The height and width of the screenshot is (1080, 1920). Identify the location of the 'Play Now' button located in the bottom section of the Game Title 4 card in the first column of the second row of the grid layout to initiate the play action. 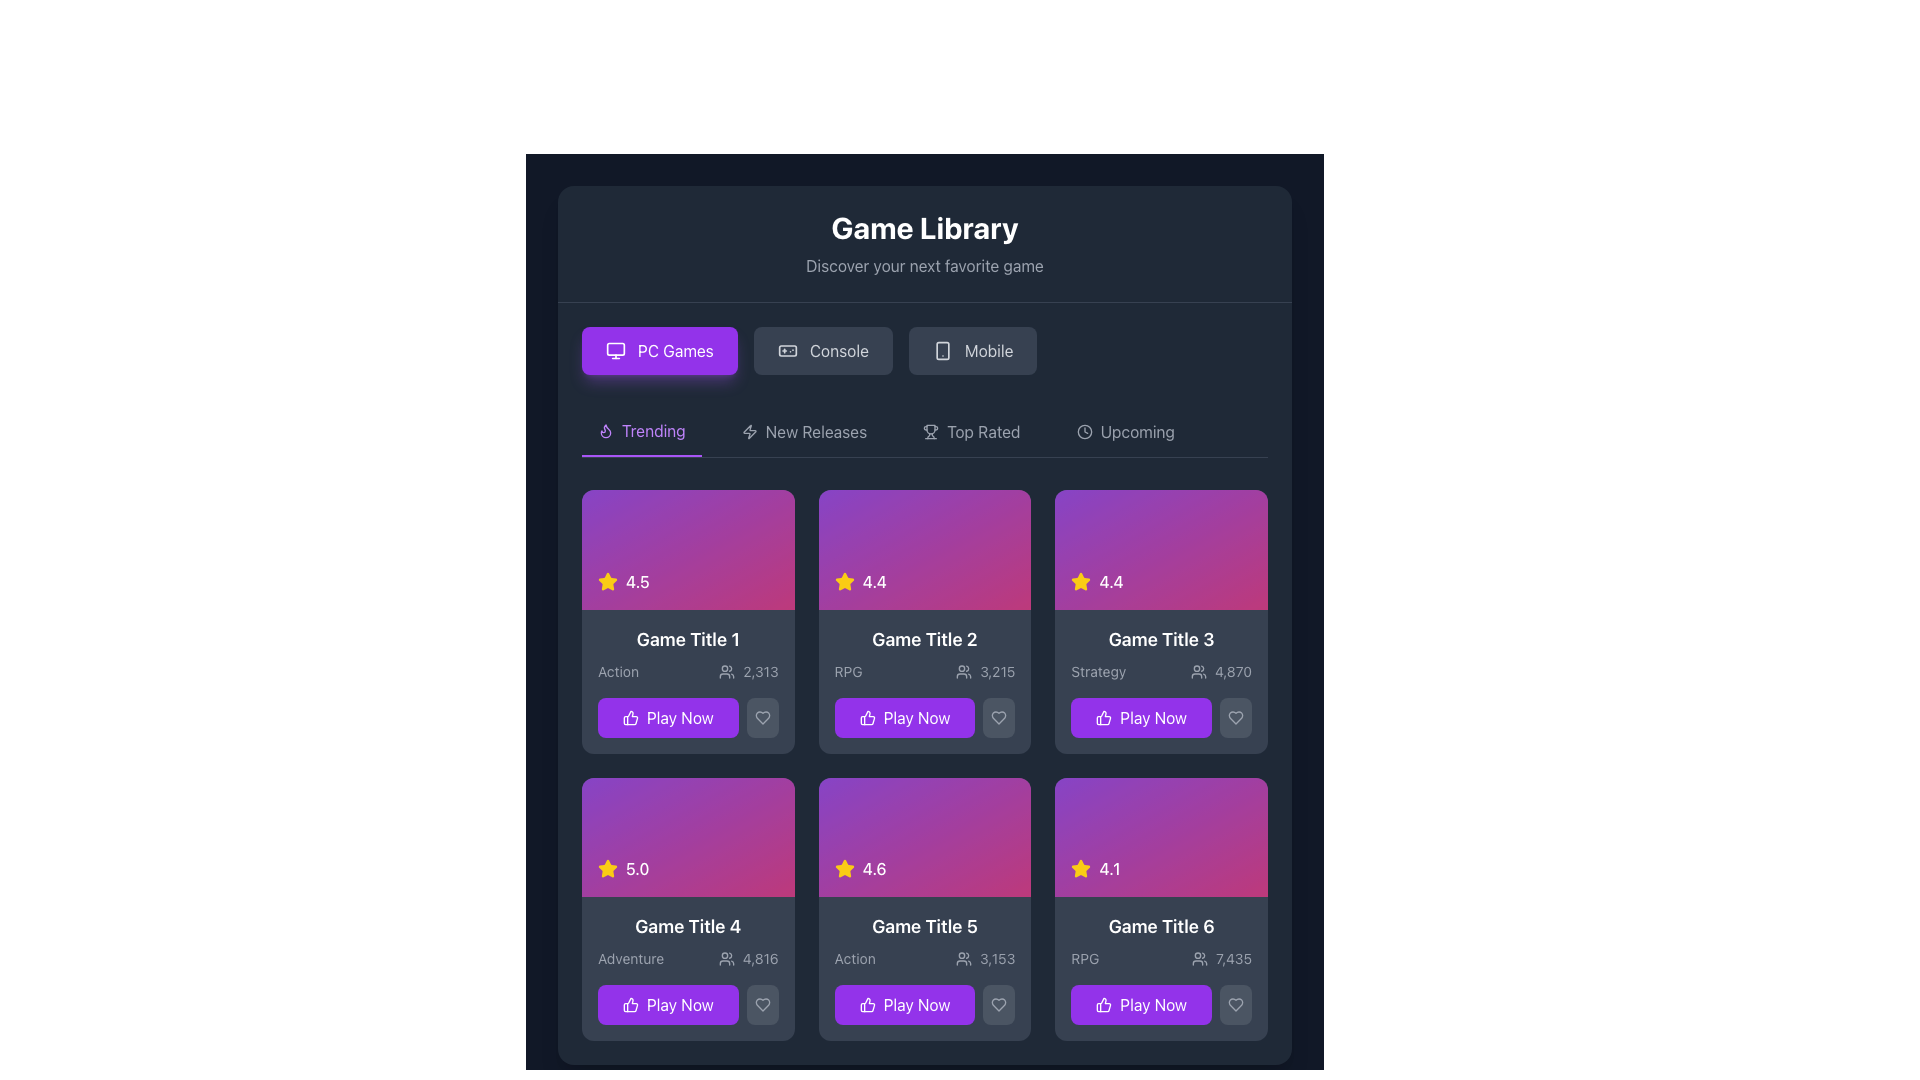
(668, 1005).